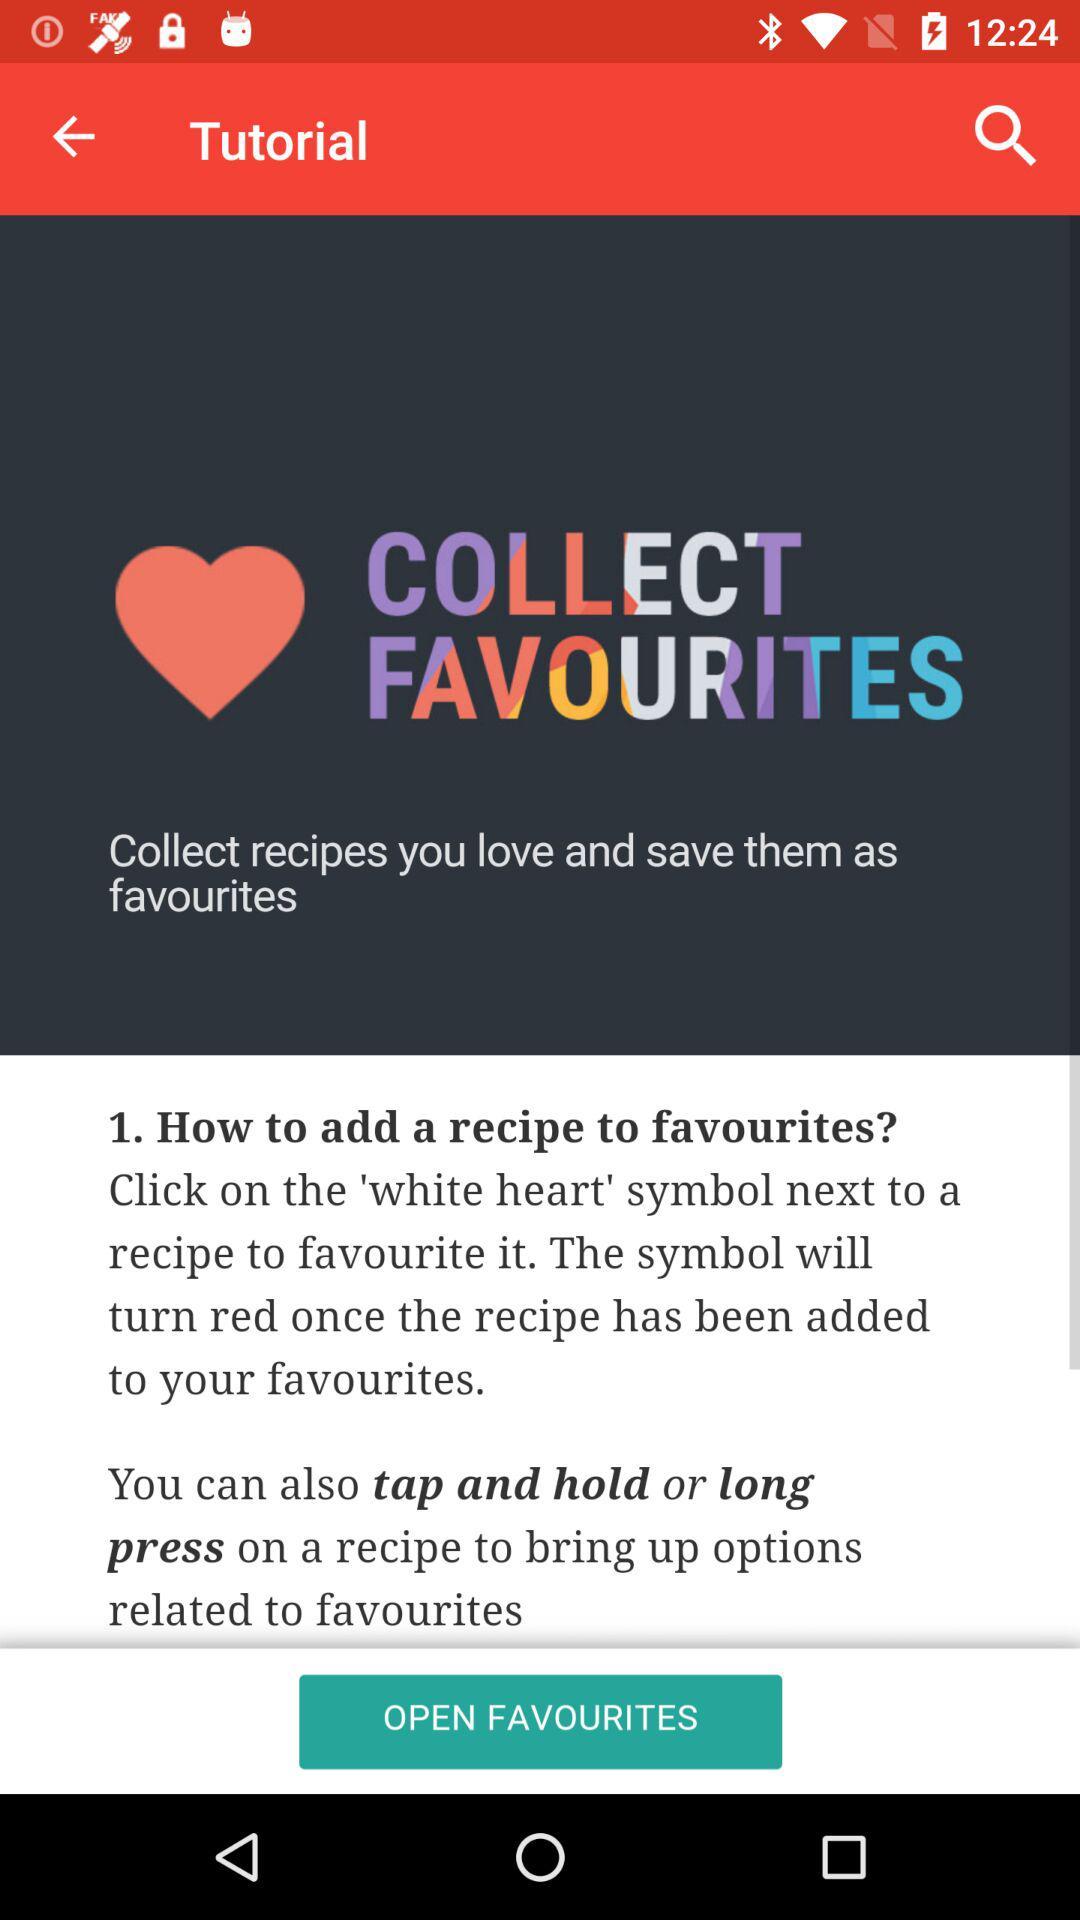  Describe the element at coordinates (540, 1004) in the screenshot. I see `open favourites` at that location.